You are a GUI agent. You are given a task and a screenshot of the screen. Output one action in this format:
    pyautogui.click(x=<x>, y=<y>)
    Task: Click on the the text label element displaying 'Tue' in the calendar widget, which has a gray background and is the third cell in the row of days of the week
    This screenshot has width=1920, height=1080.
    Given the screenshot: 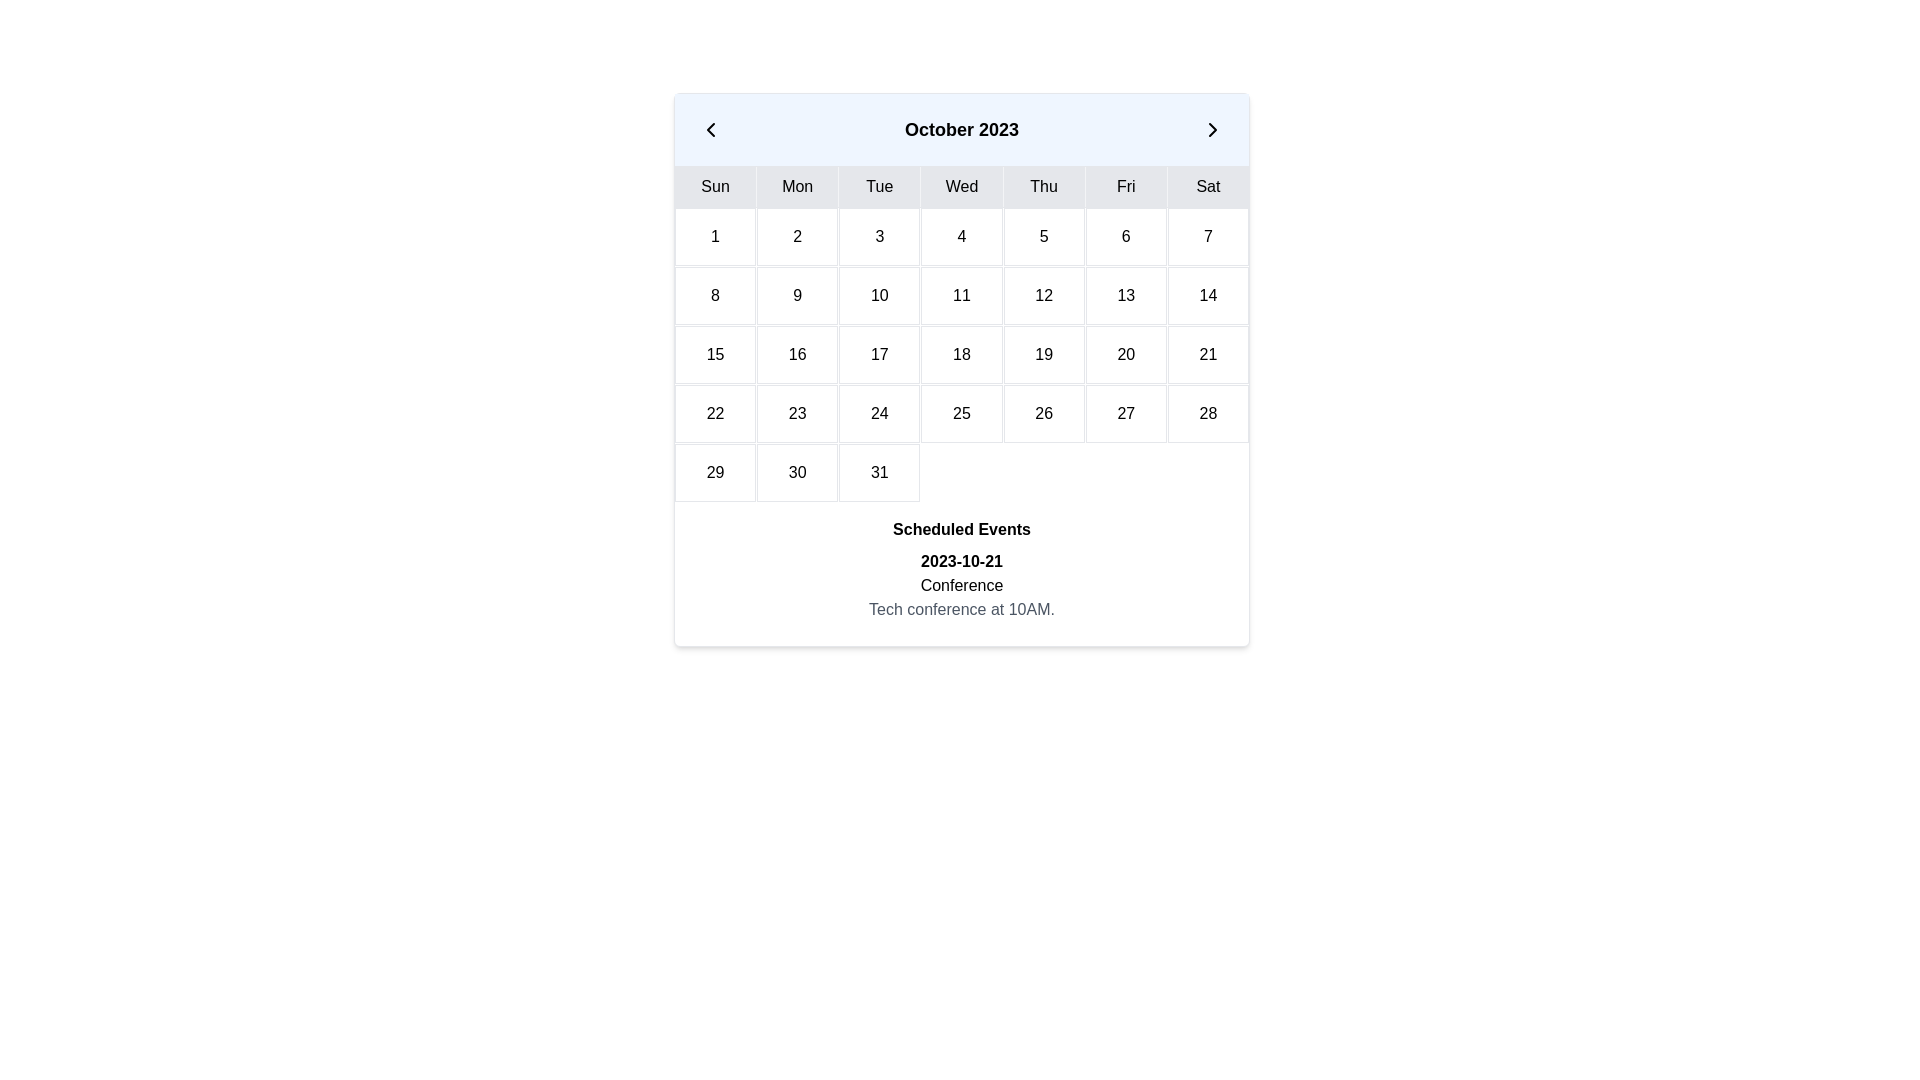 What is the action you would take?
    pyautogui.click(x=879, y=186)
    